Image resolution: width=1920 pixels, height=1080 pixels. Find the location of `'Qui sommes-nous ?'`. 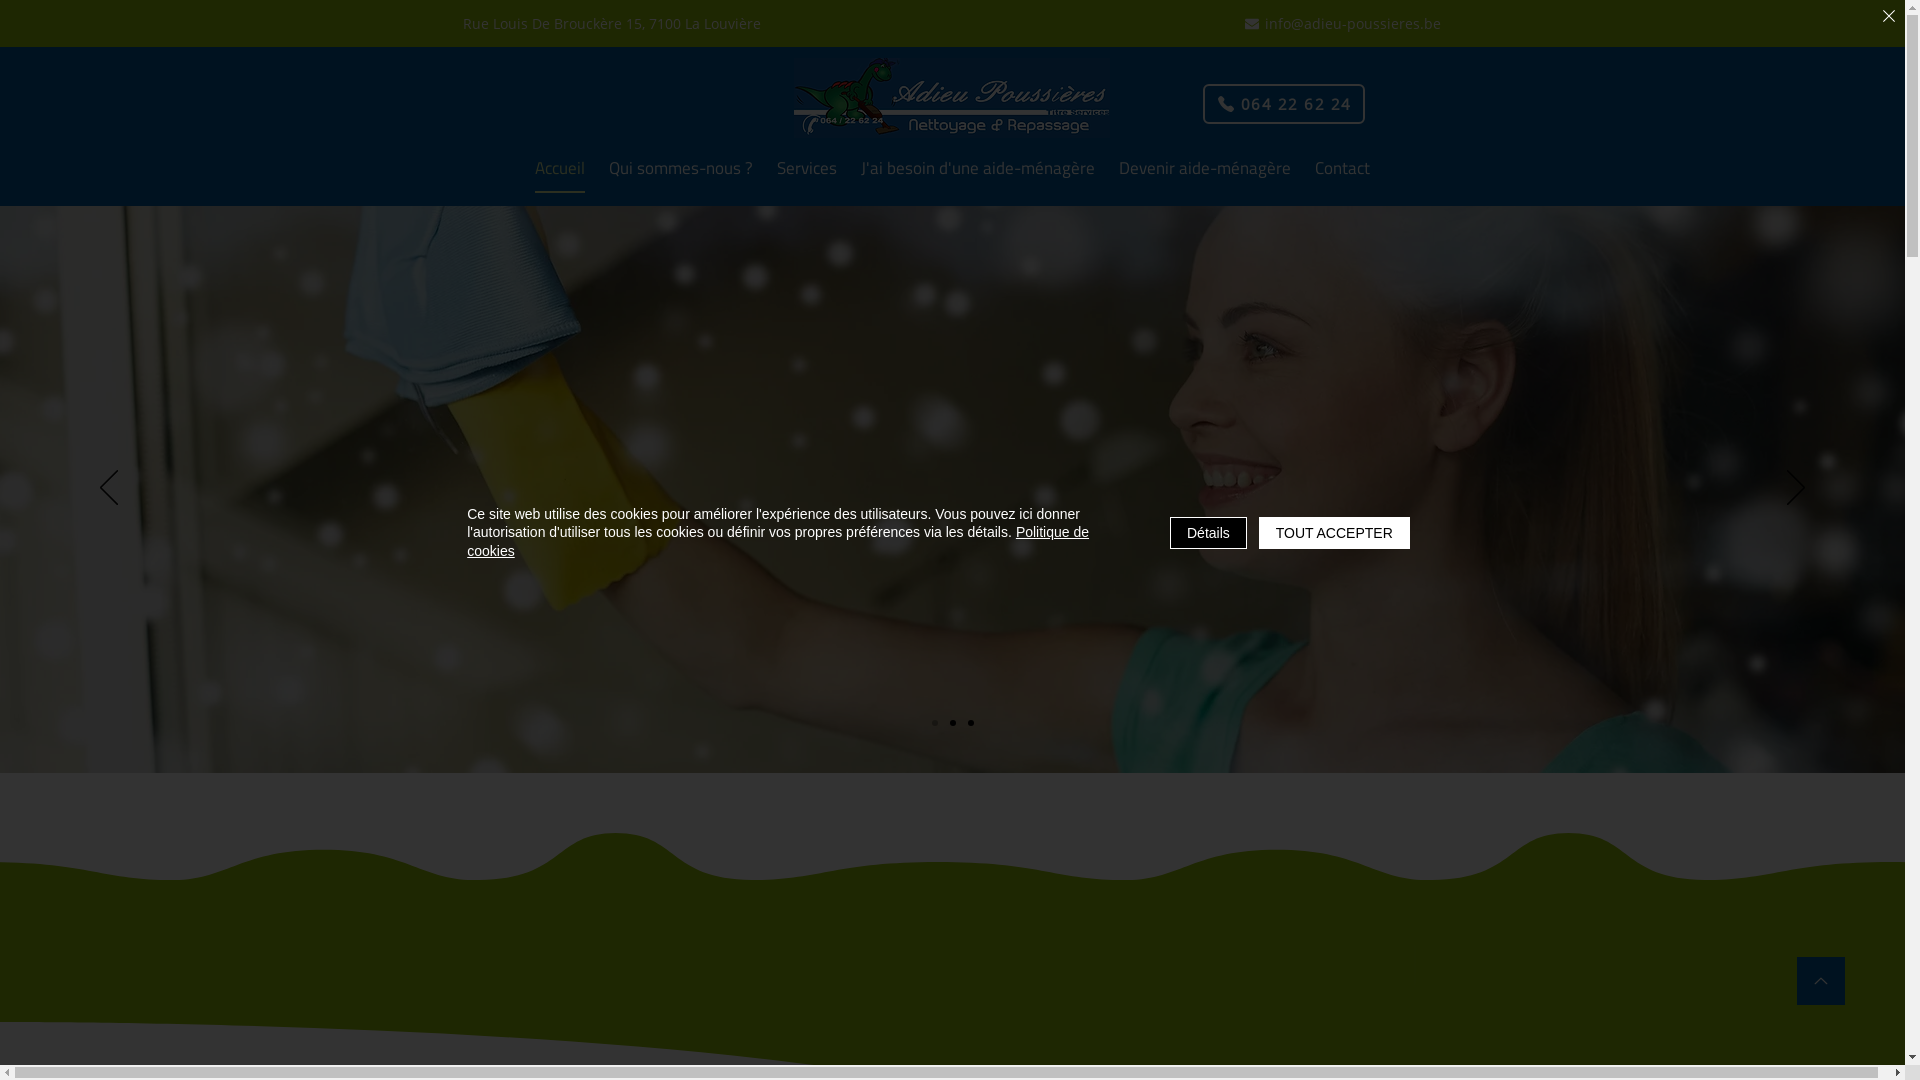

'Qui sommes-nous ?' is located at coordinates (681, 168).